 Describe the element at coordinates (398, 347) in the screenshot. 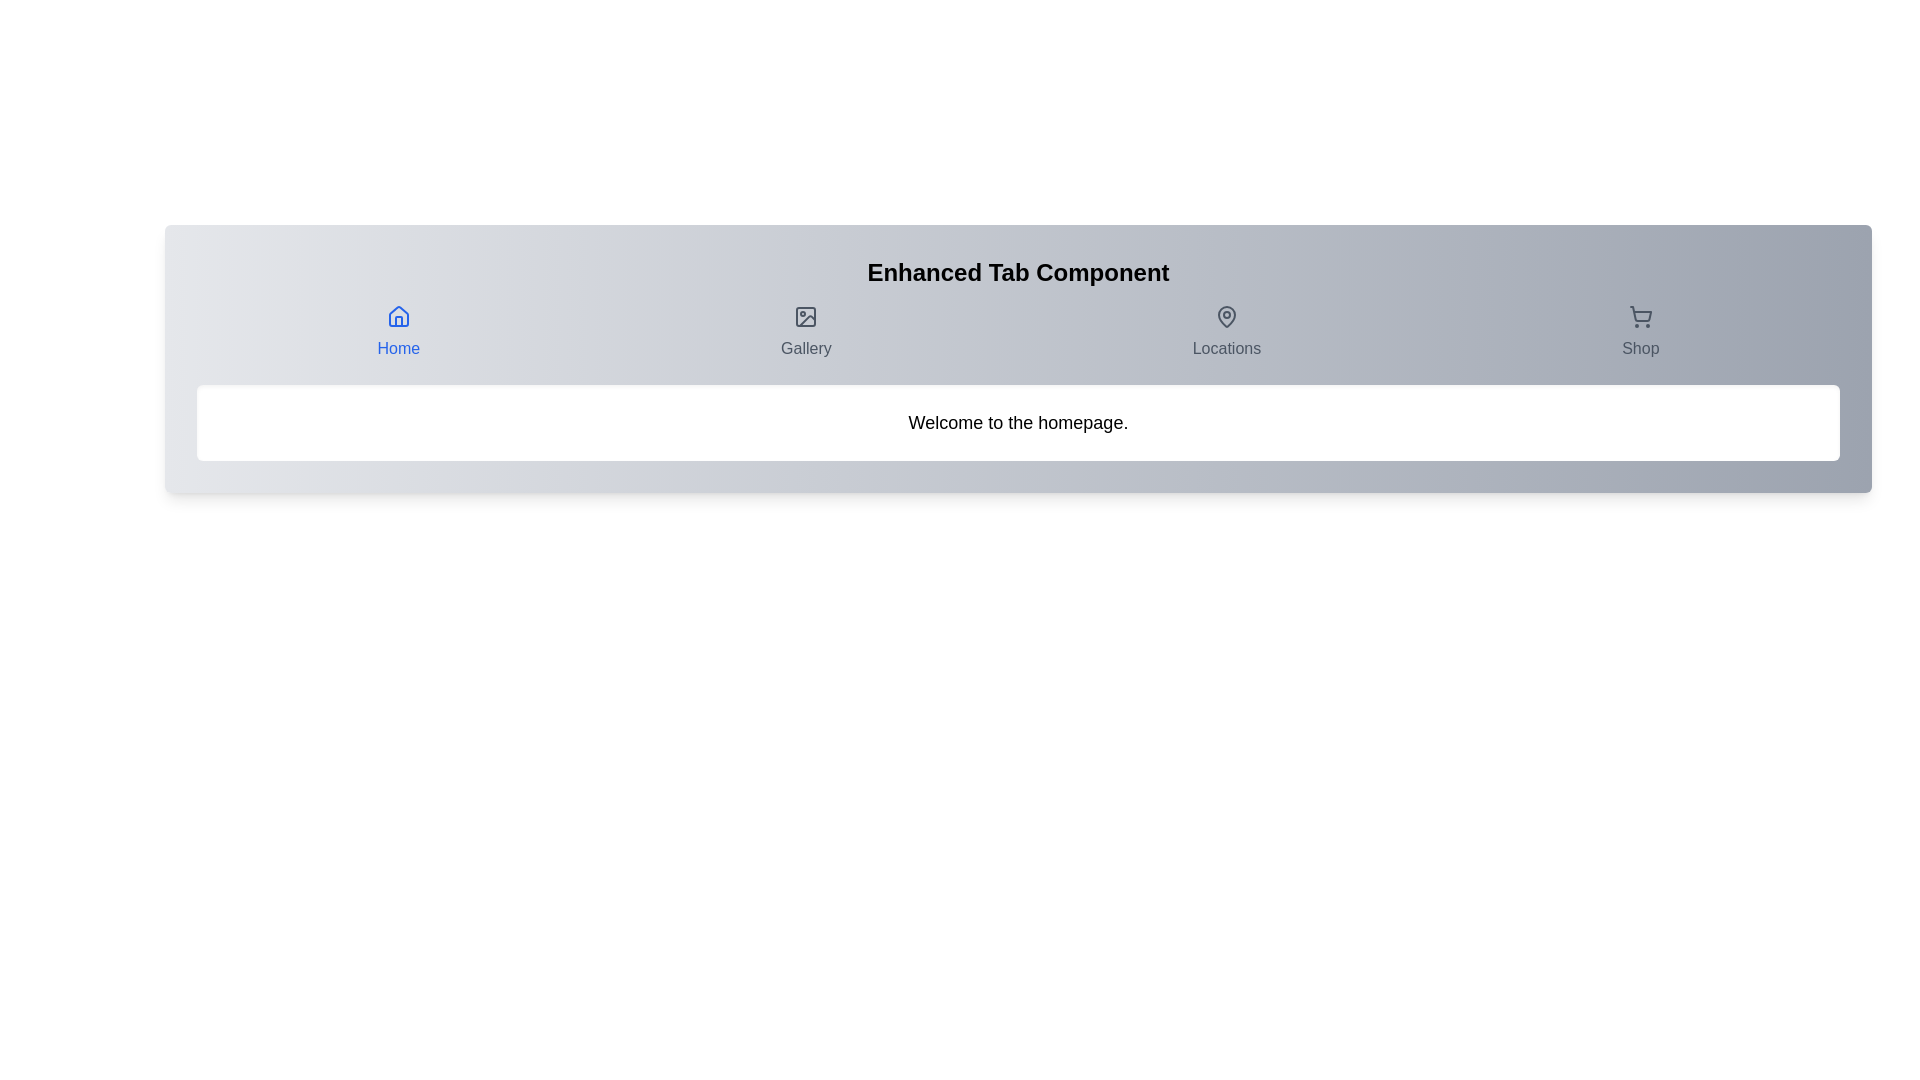

I see `the 'Home' text label` at that location.